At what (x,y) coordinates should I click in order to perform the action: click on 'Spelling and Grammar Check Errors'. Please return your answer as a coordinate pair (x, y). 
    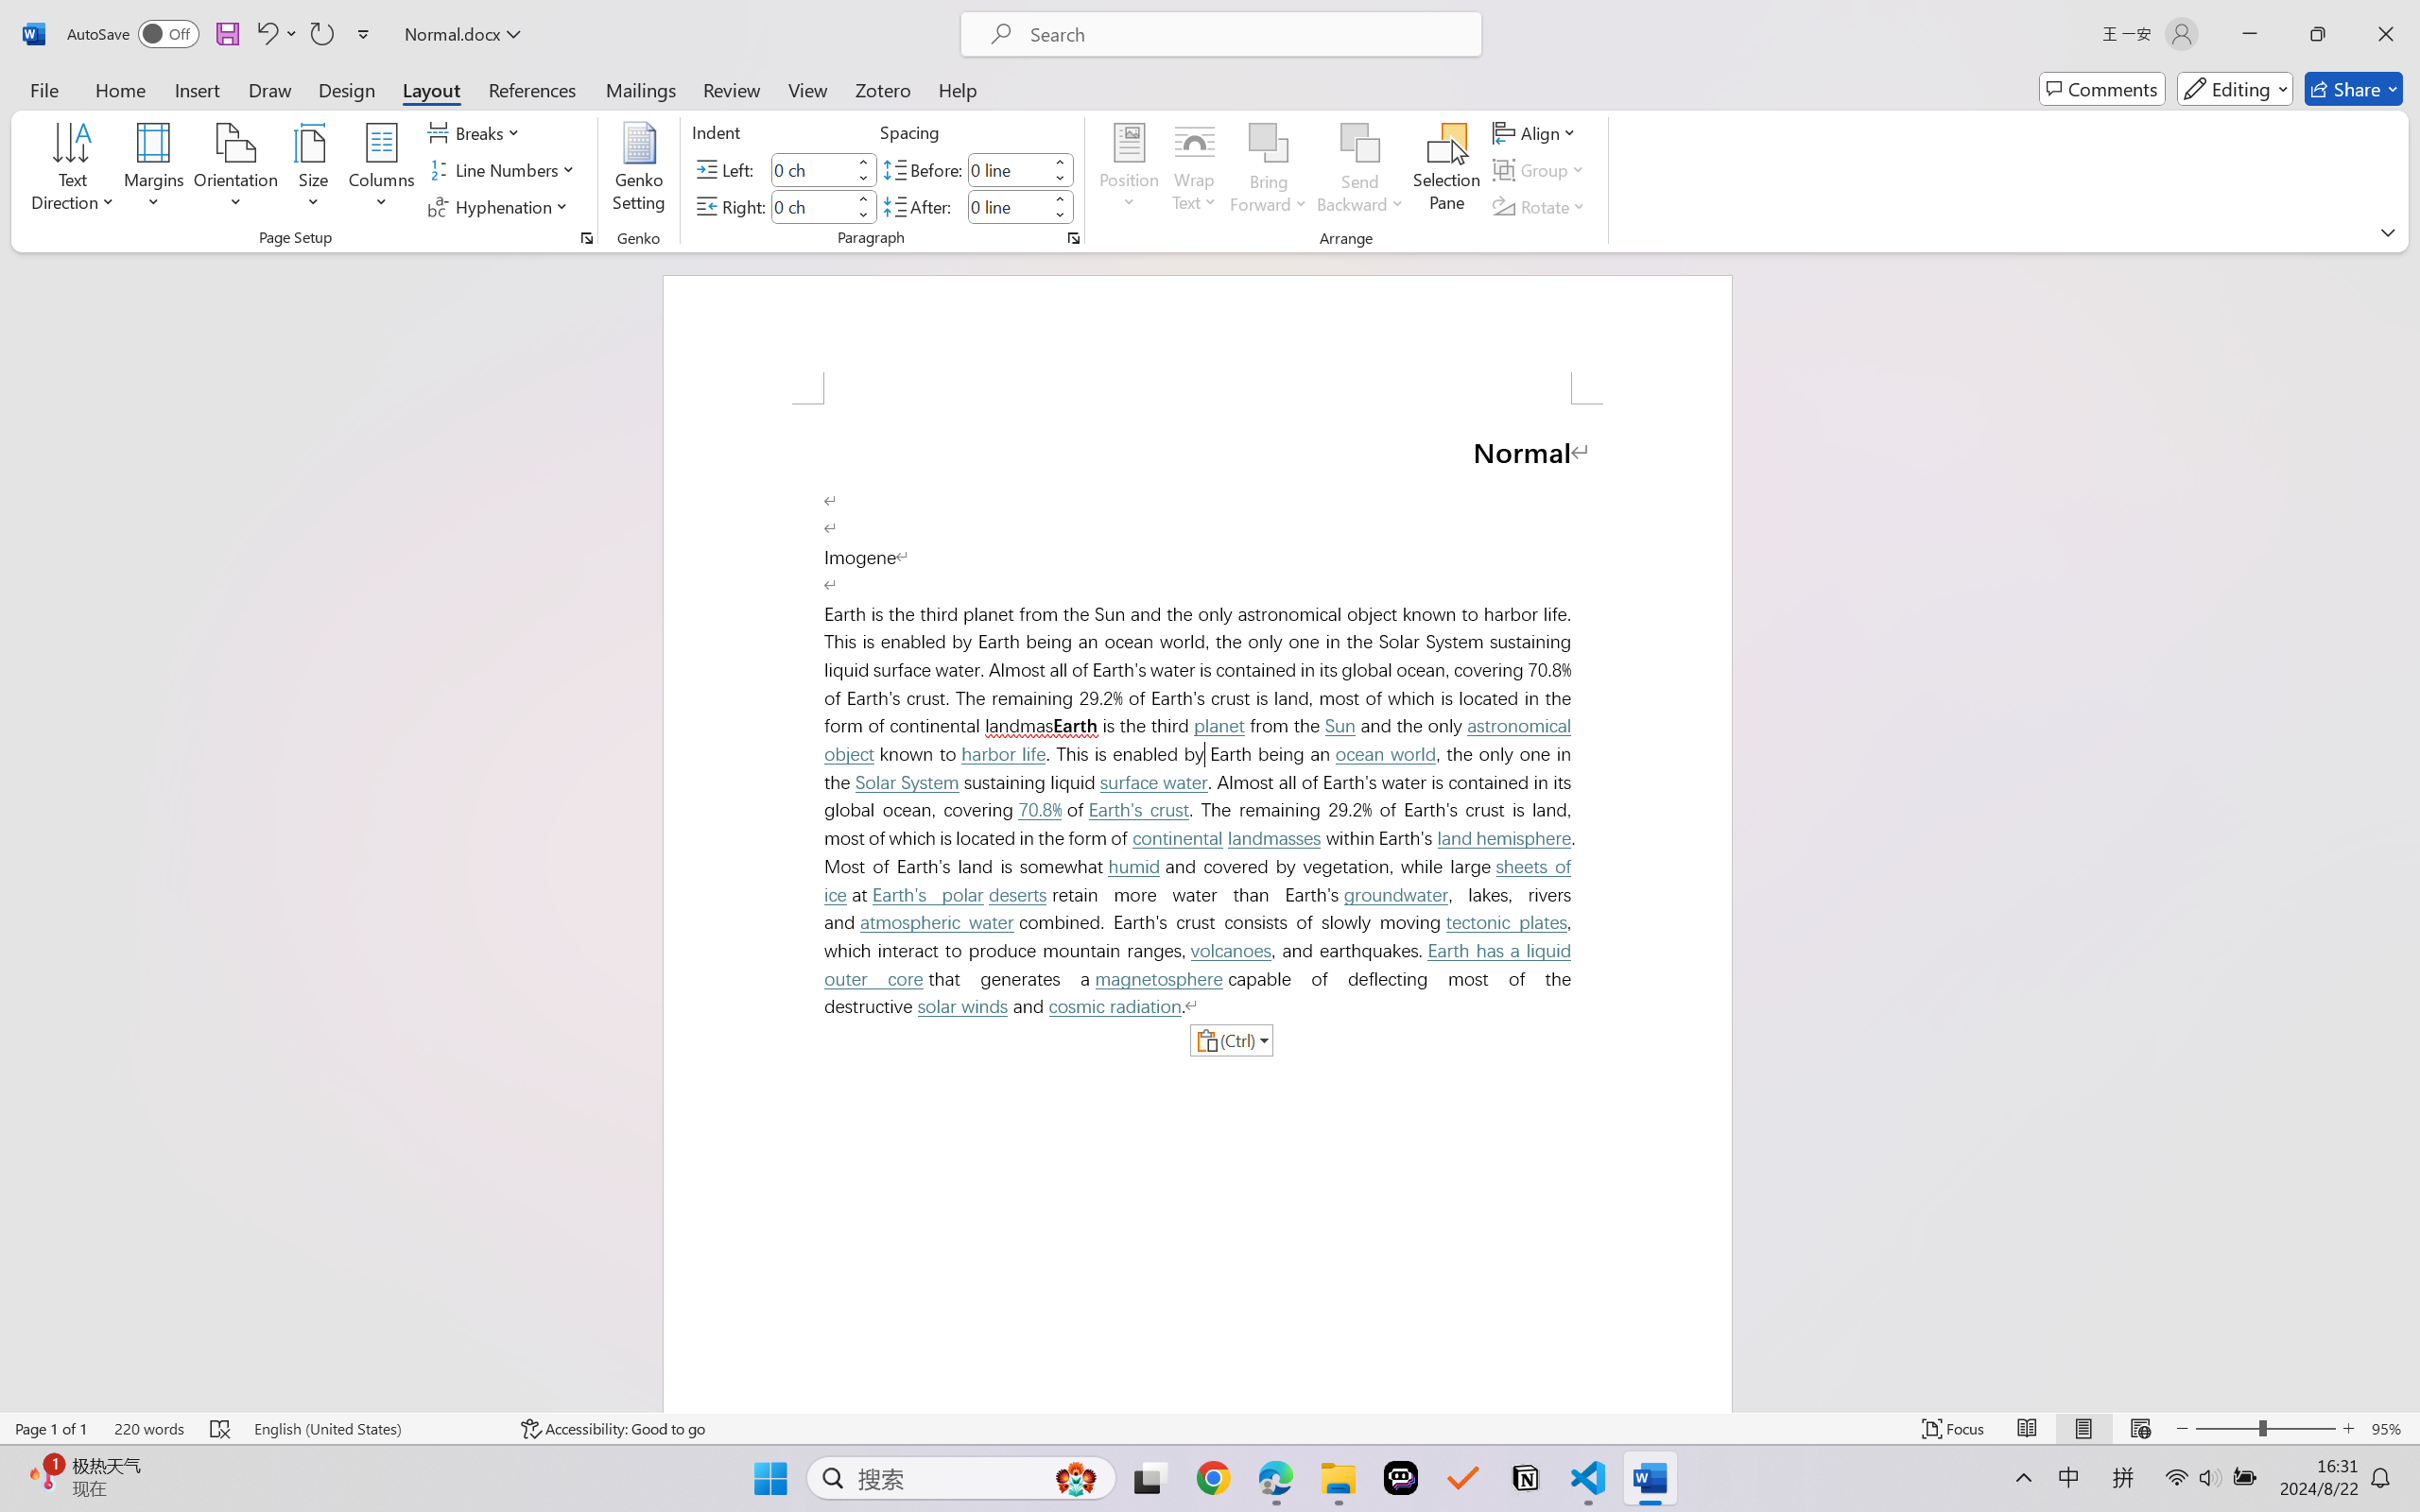
    Looking at the image, I should click on (220, 1428).